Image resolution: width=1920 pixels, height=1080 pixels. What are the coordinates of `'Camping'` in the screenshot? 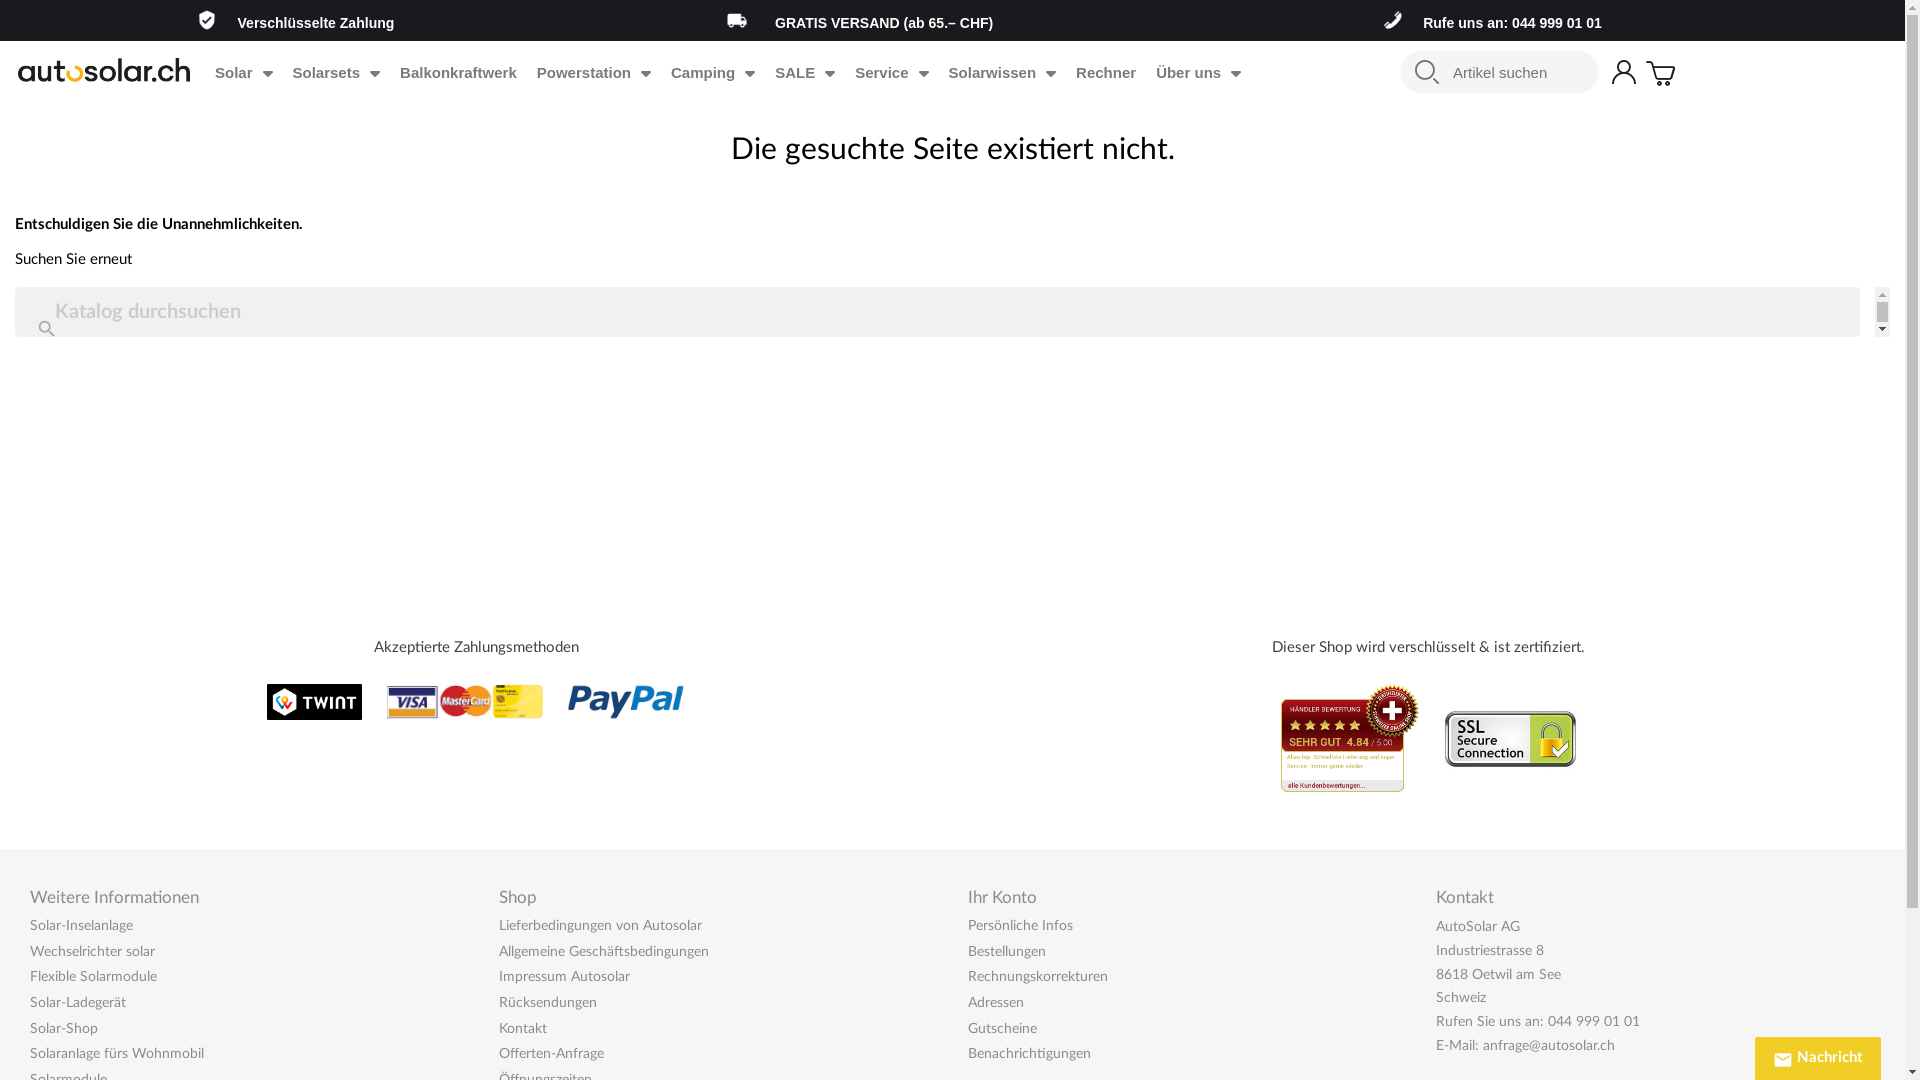 It's located at (713, 72).